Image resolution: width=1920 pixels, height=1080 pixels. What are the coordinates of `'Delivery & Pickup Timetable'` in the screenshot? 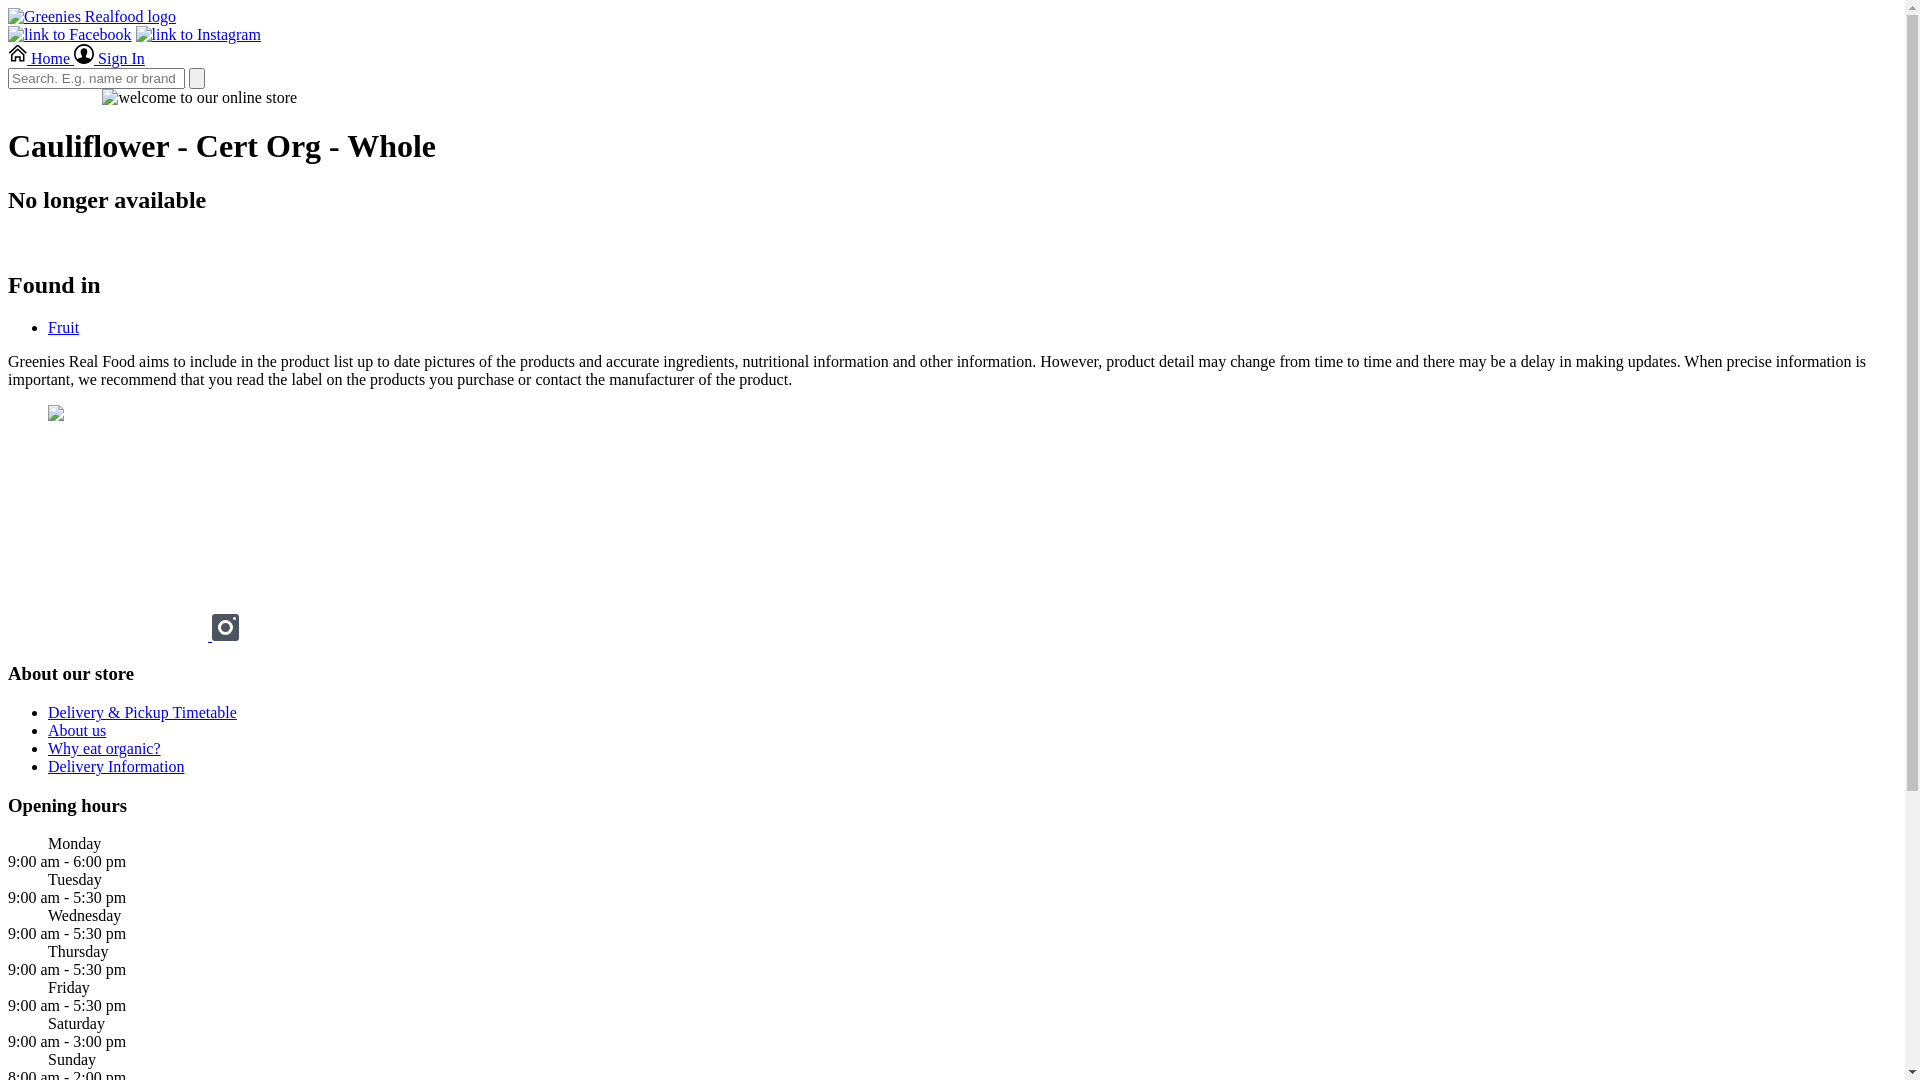 It's located at (141, 711).